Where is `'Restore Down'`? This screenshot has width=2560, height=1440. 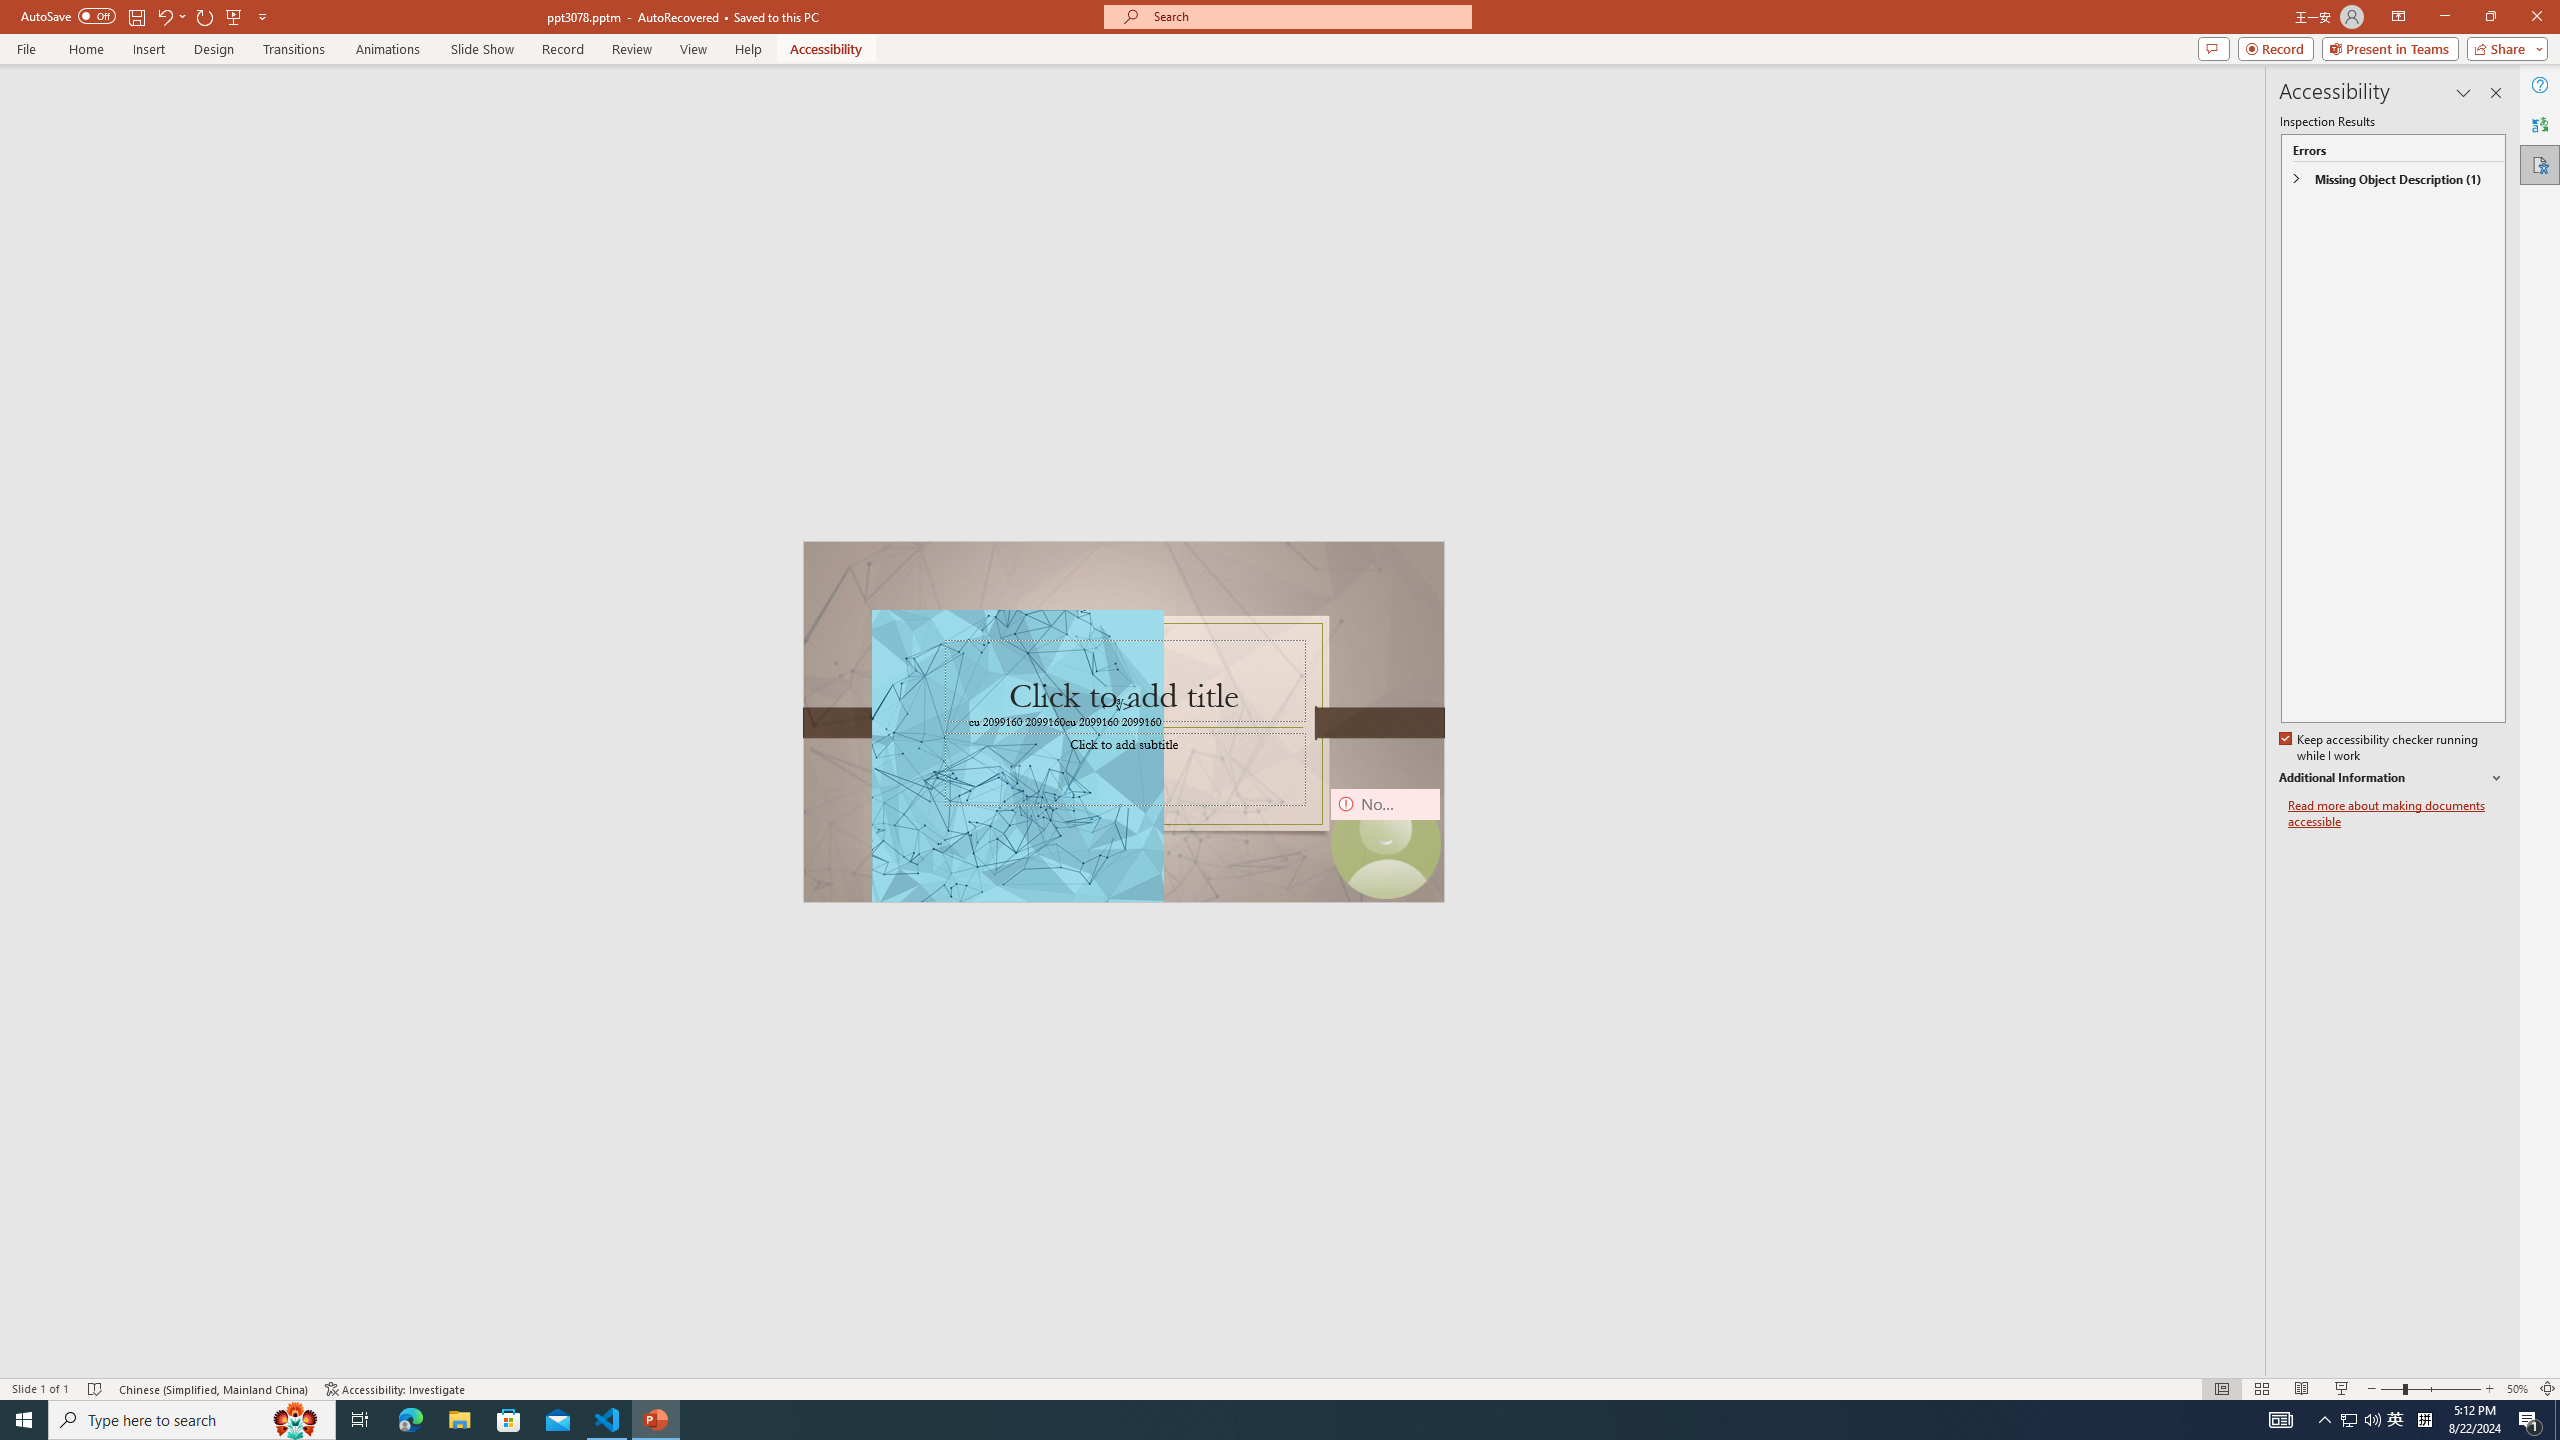
'Restore Down' is located at coordinates (2490, 16).